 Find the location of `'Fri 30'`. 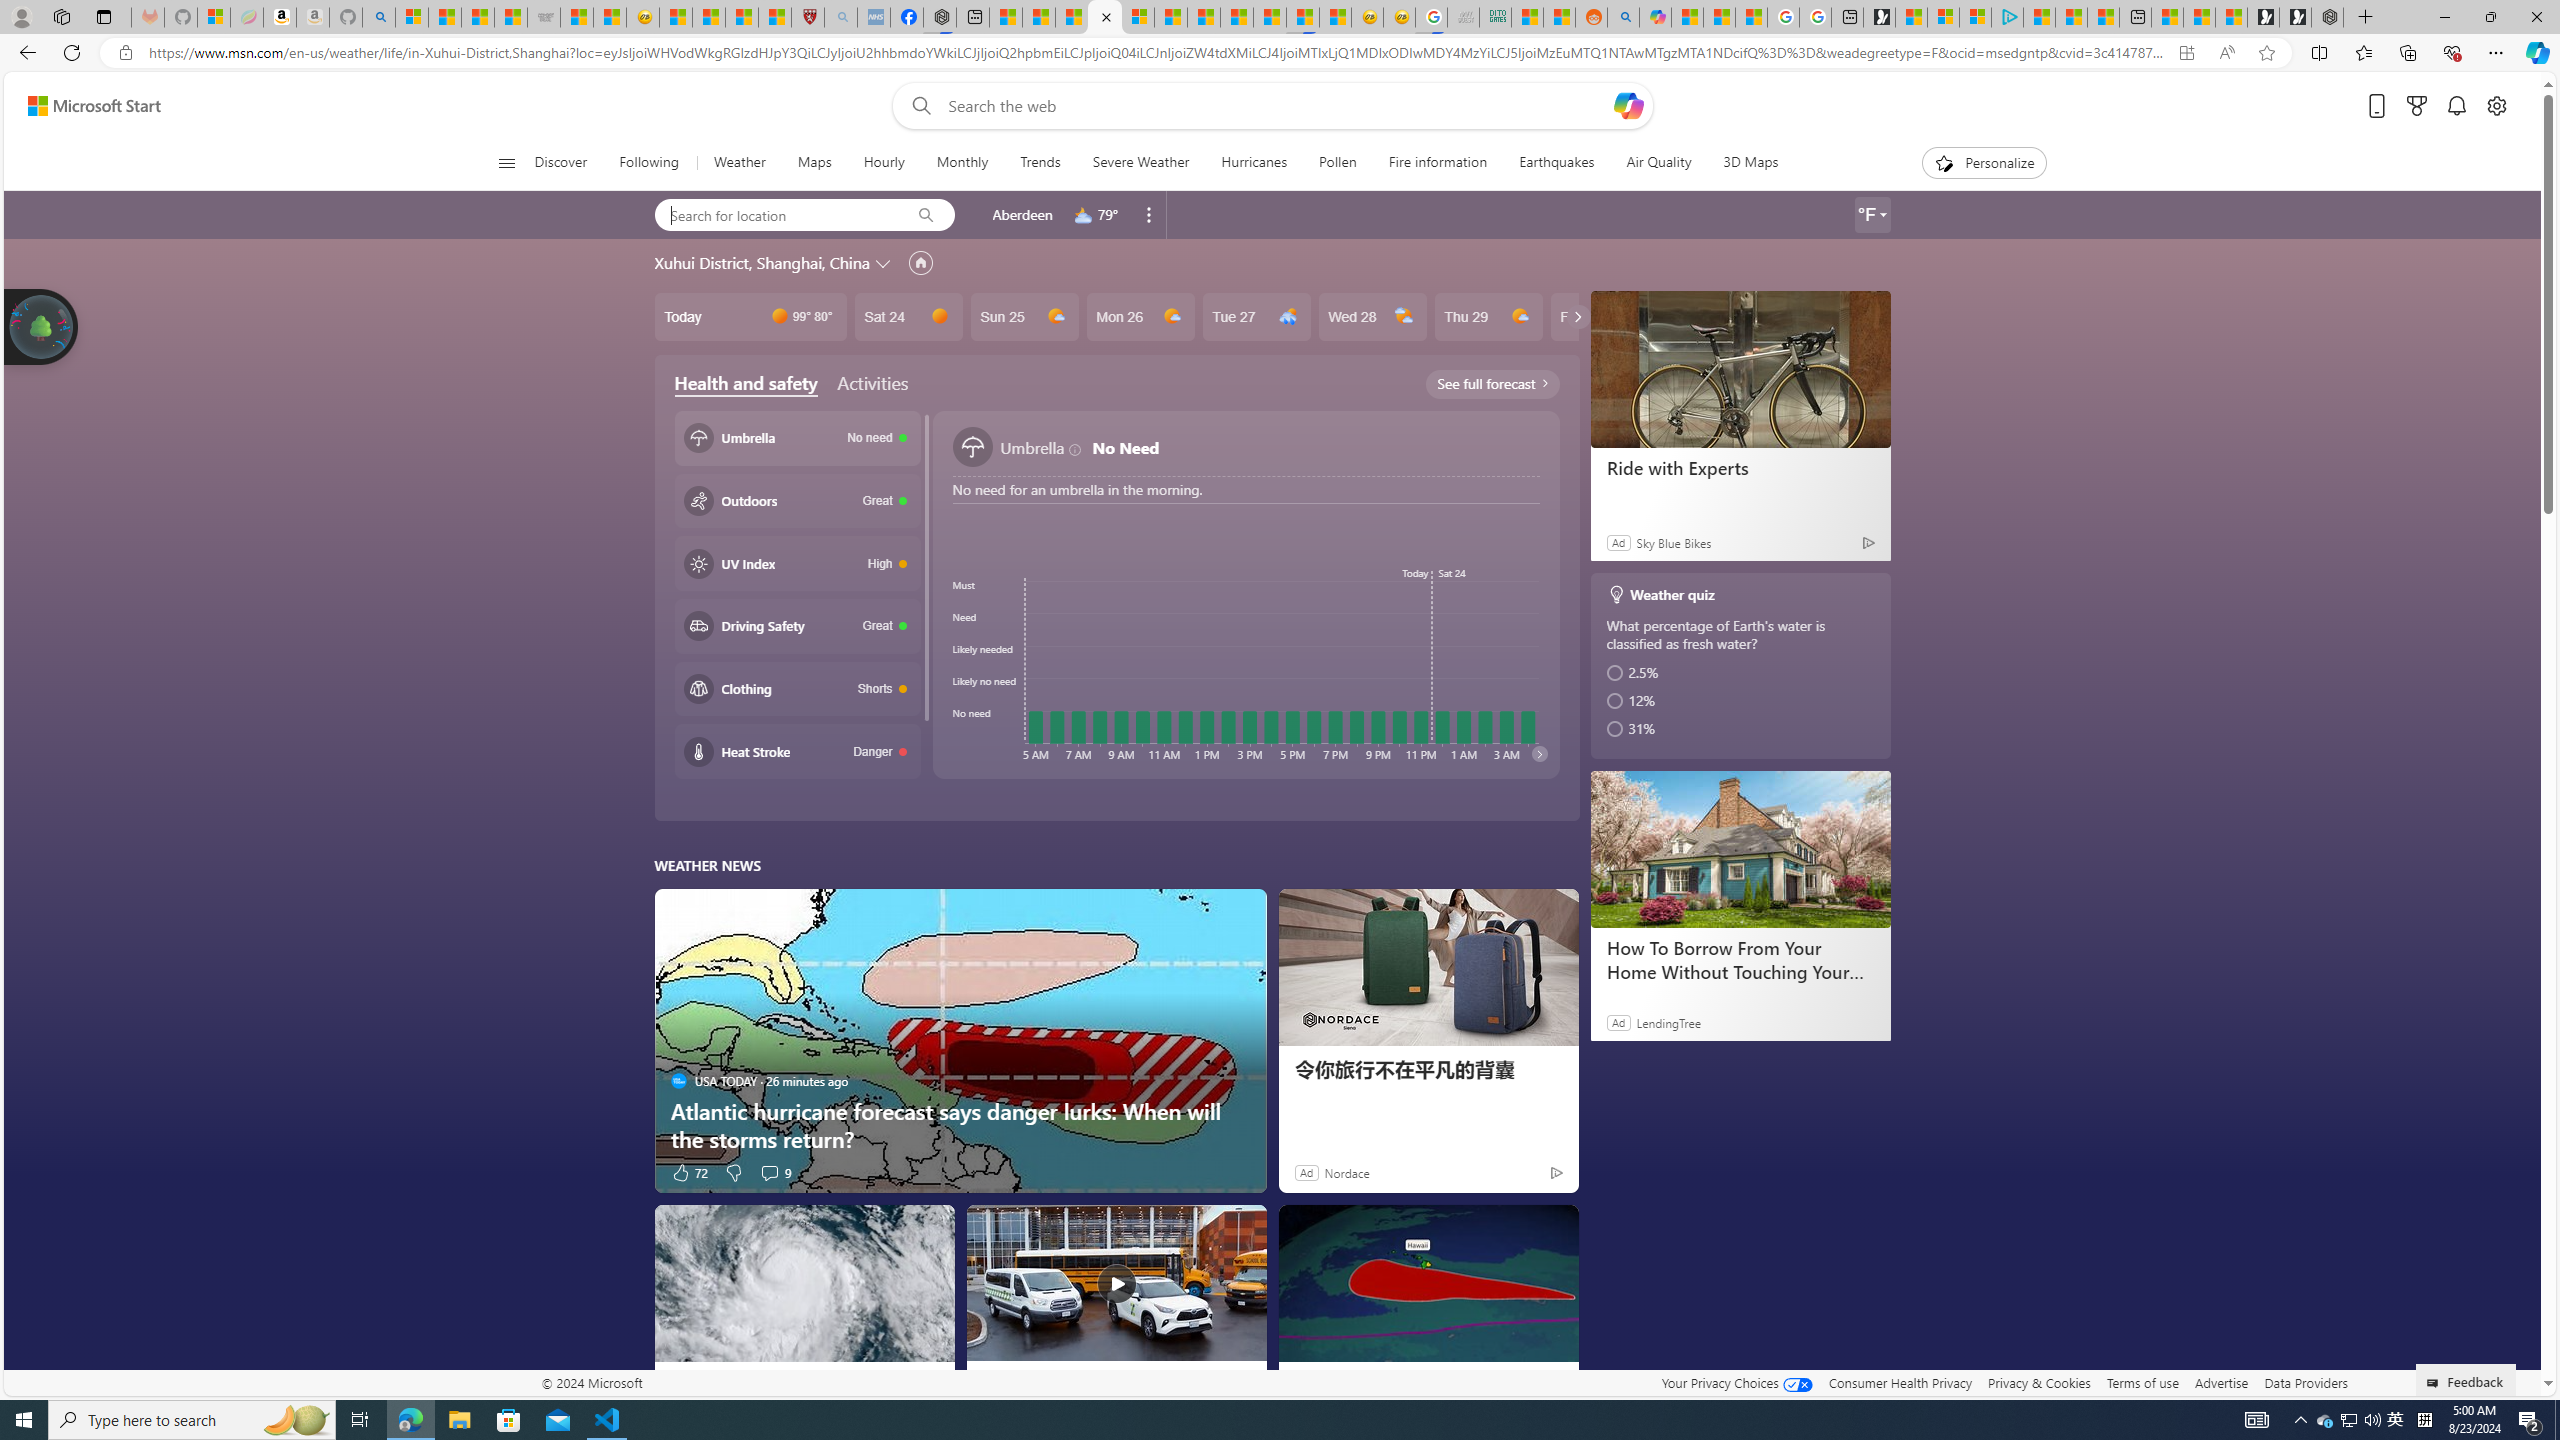

'Fri 30' is located at coordinates (1602, 315).